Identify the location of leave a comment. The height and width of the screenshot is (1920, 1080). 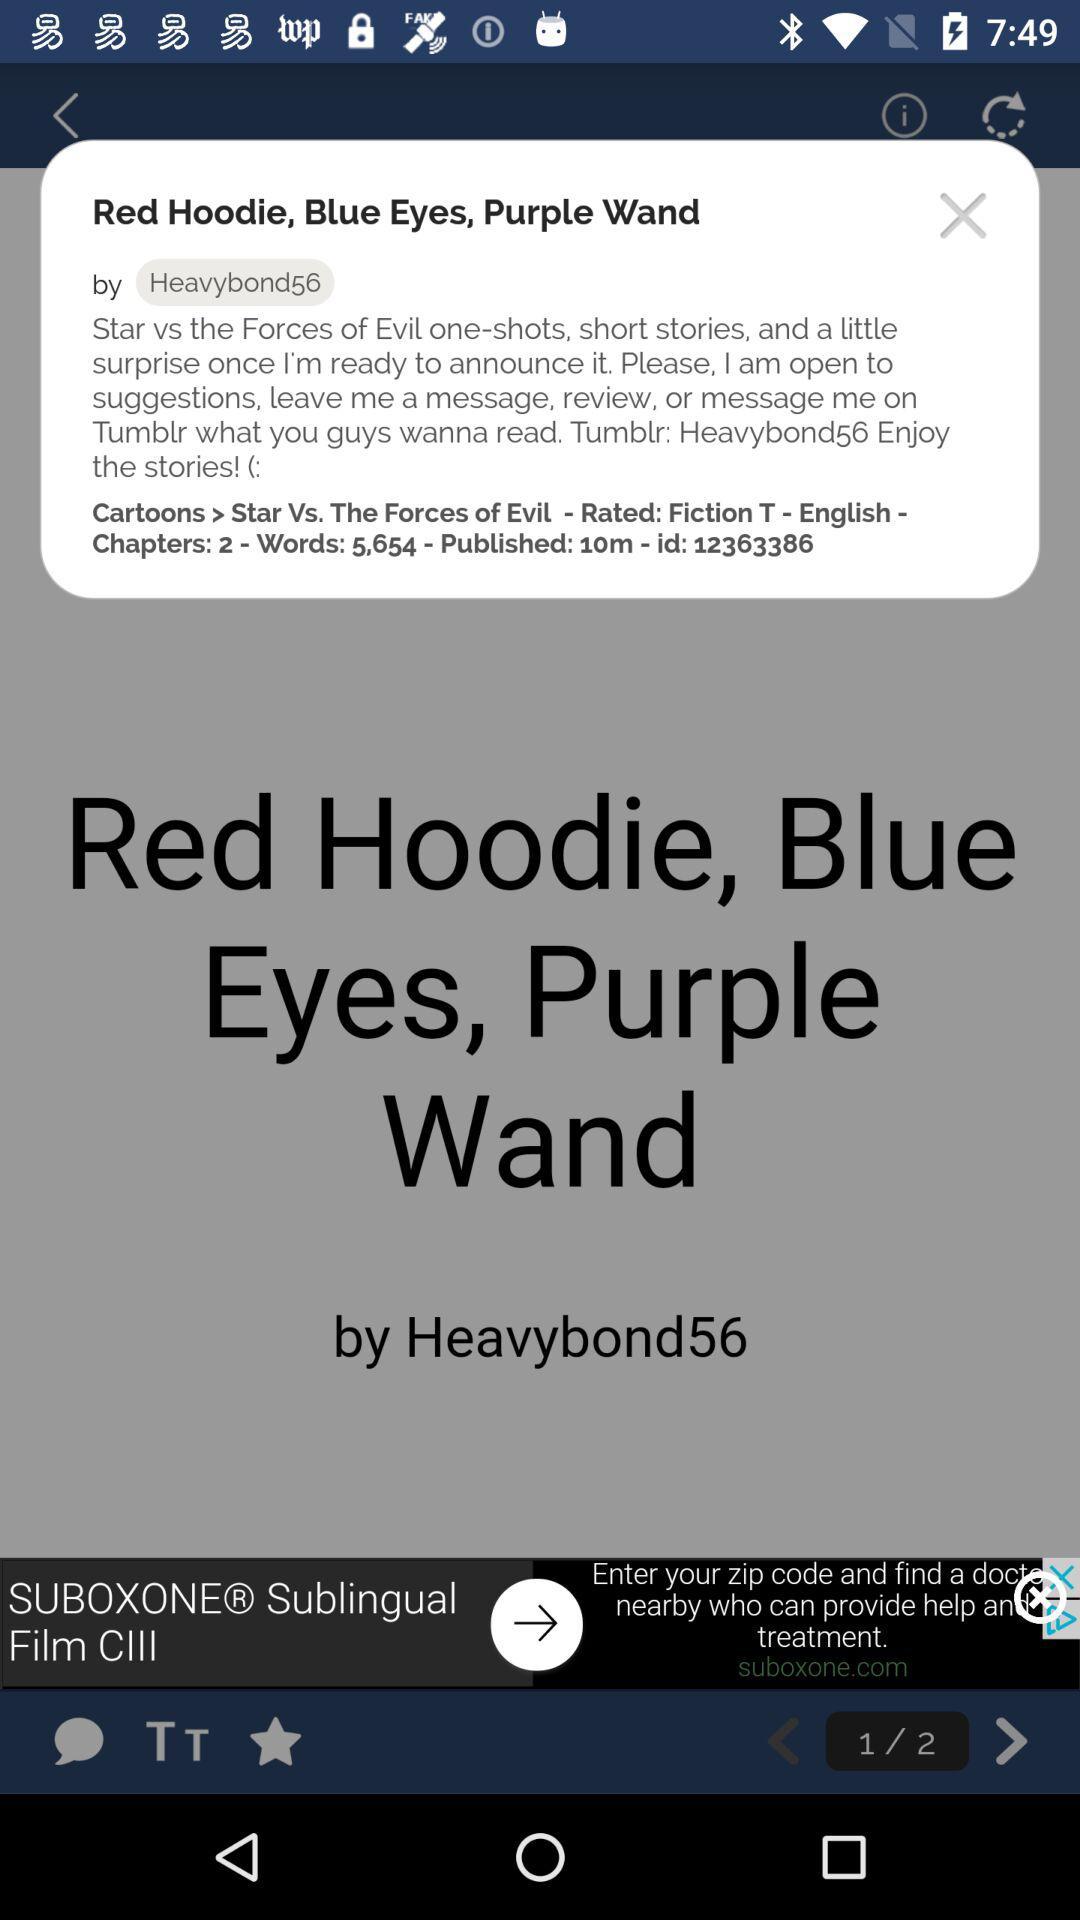
(77, 1740).